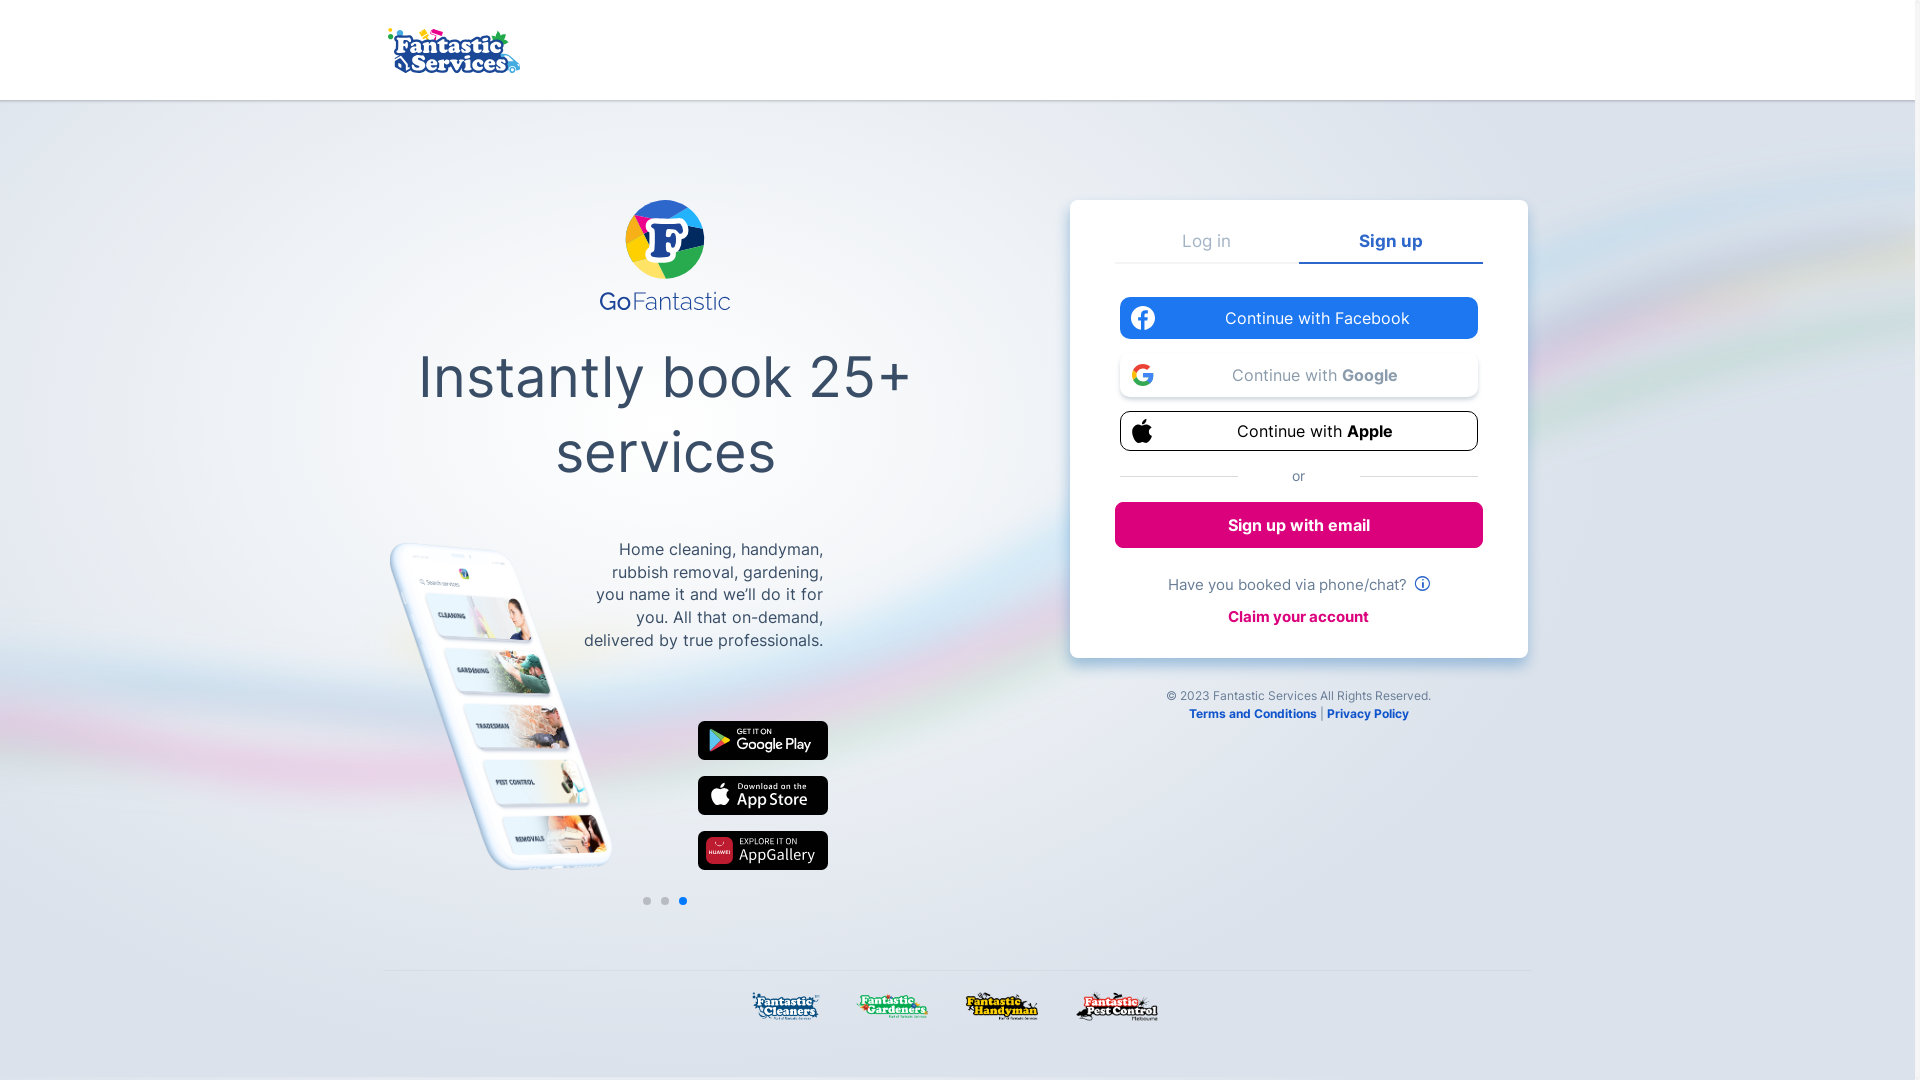 Image resolution: width=1920 pixels, height=1080 pixels. Describe the element at coordinates (1299, 430) in the screenshot. I see `'Continue with Apple'` at that location.